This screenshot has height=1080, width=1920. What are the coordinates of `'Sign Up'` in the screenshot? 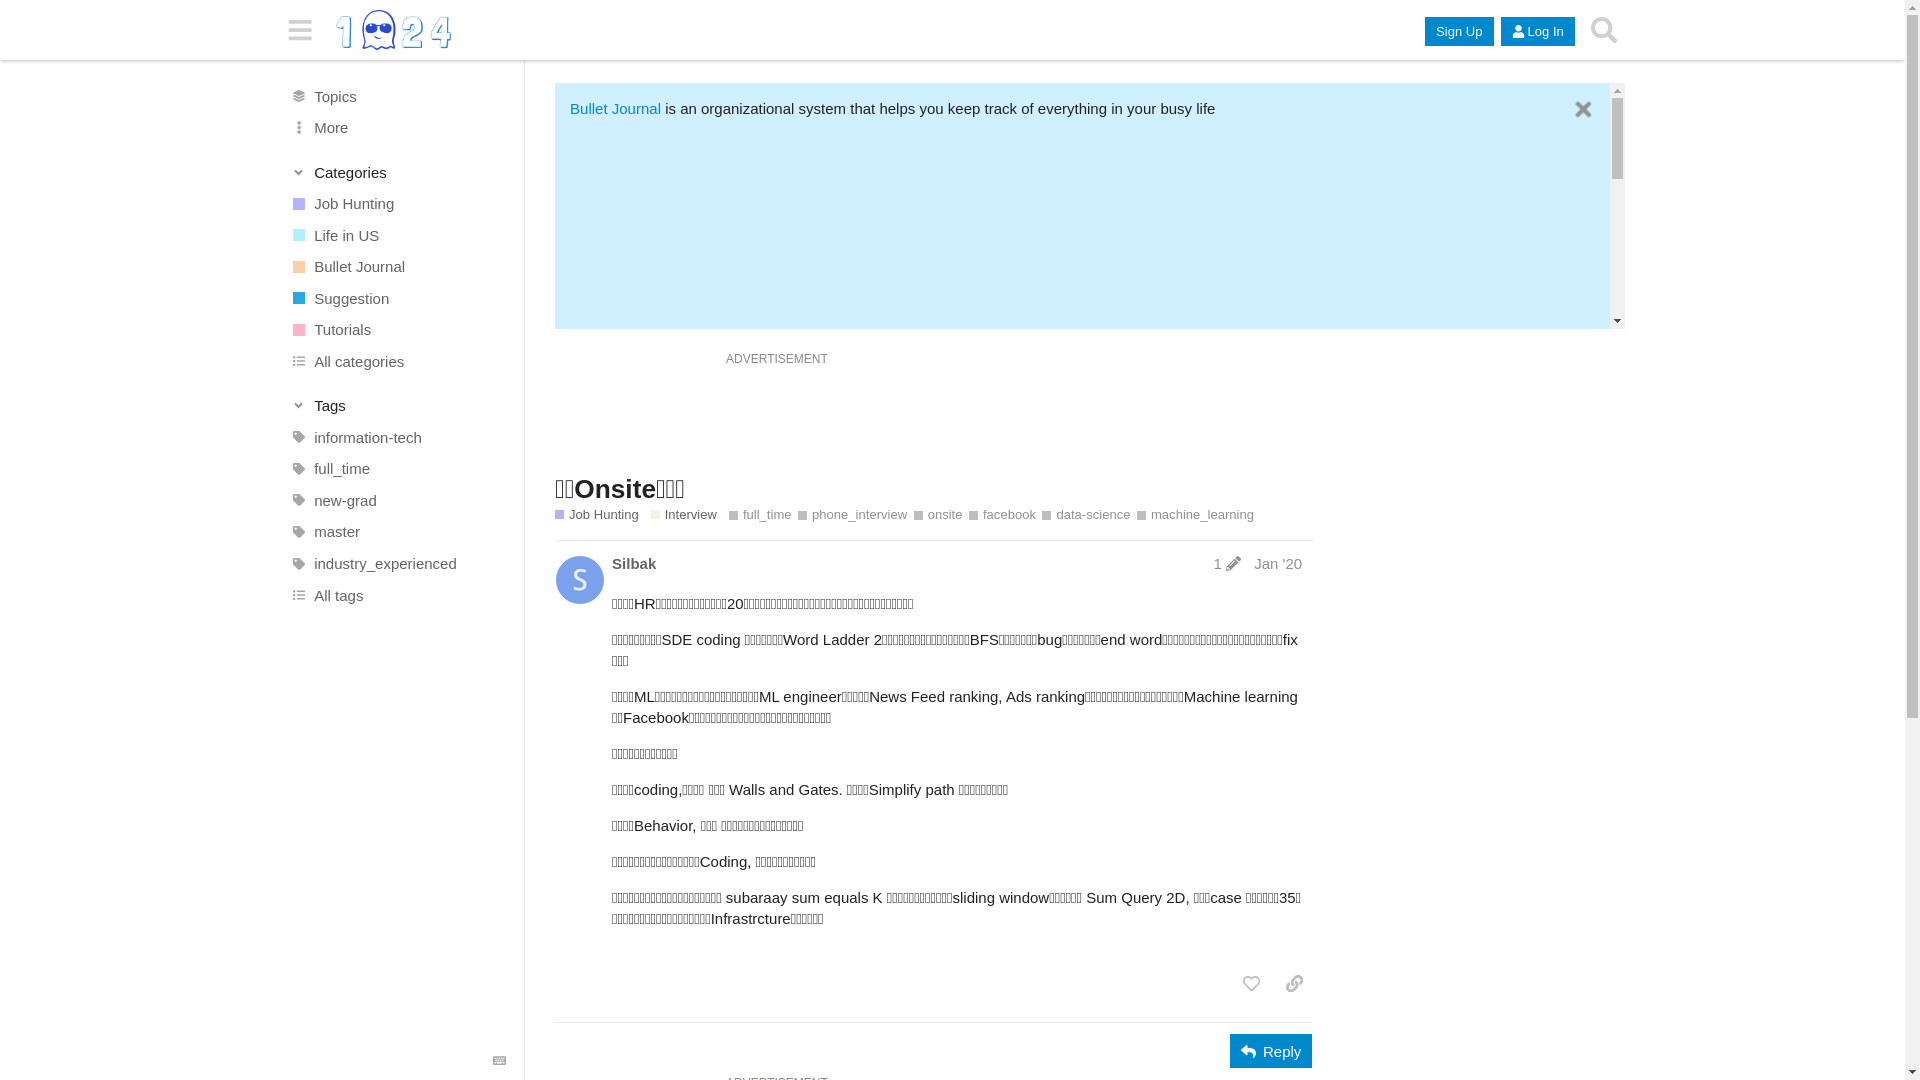 It's located at (1424, 31).